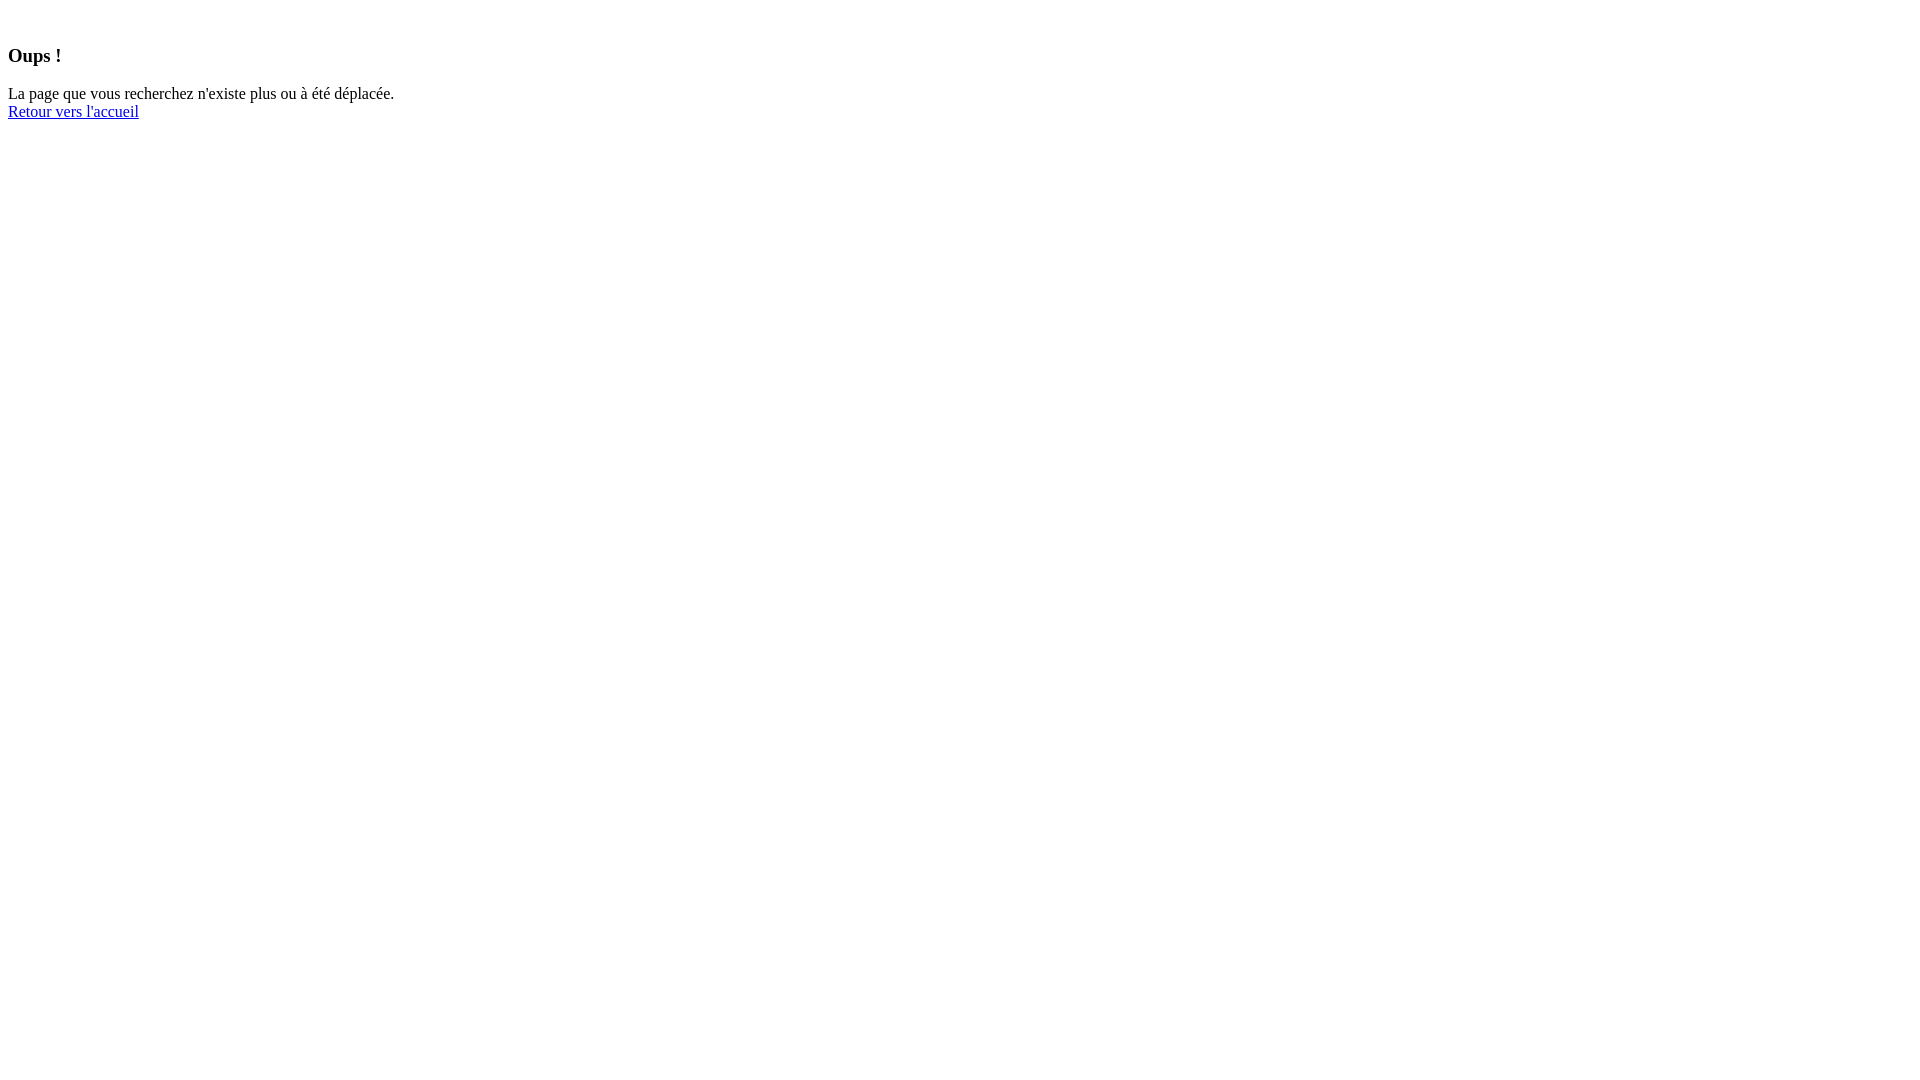 The height and width of the screenshot is (1080, 1920). What do you see at coordinates (73, 111) in the screenshot?
I see `'Retour vers l'accueil'` at bounding box center [73, 111].